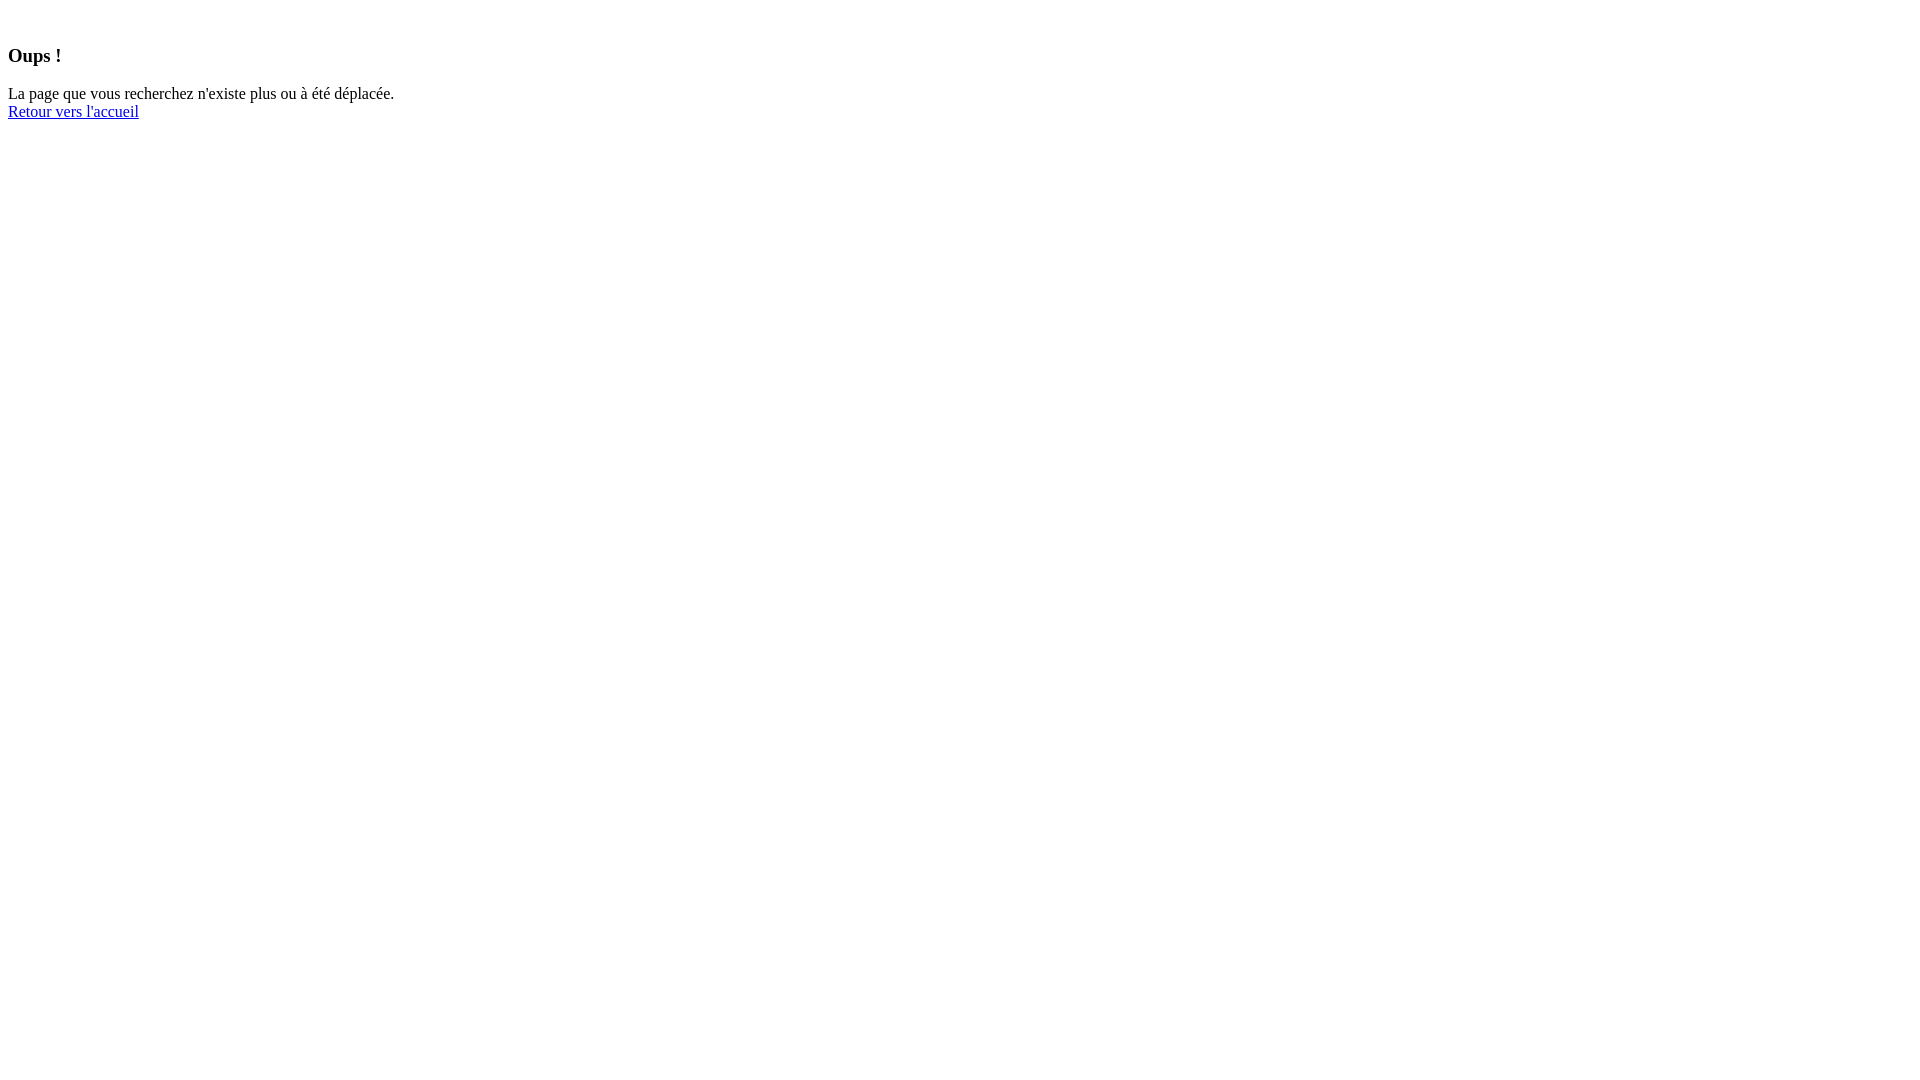 The height and width of the screenshot is (1080, 1920). What do you see at coordinates (73, 111) in the screenshot?
I see `'Retour vers l'accueil'` at bounding box center [73, 111].